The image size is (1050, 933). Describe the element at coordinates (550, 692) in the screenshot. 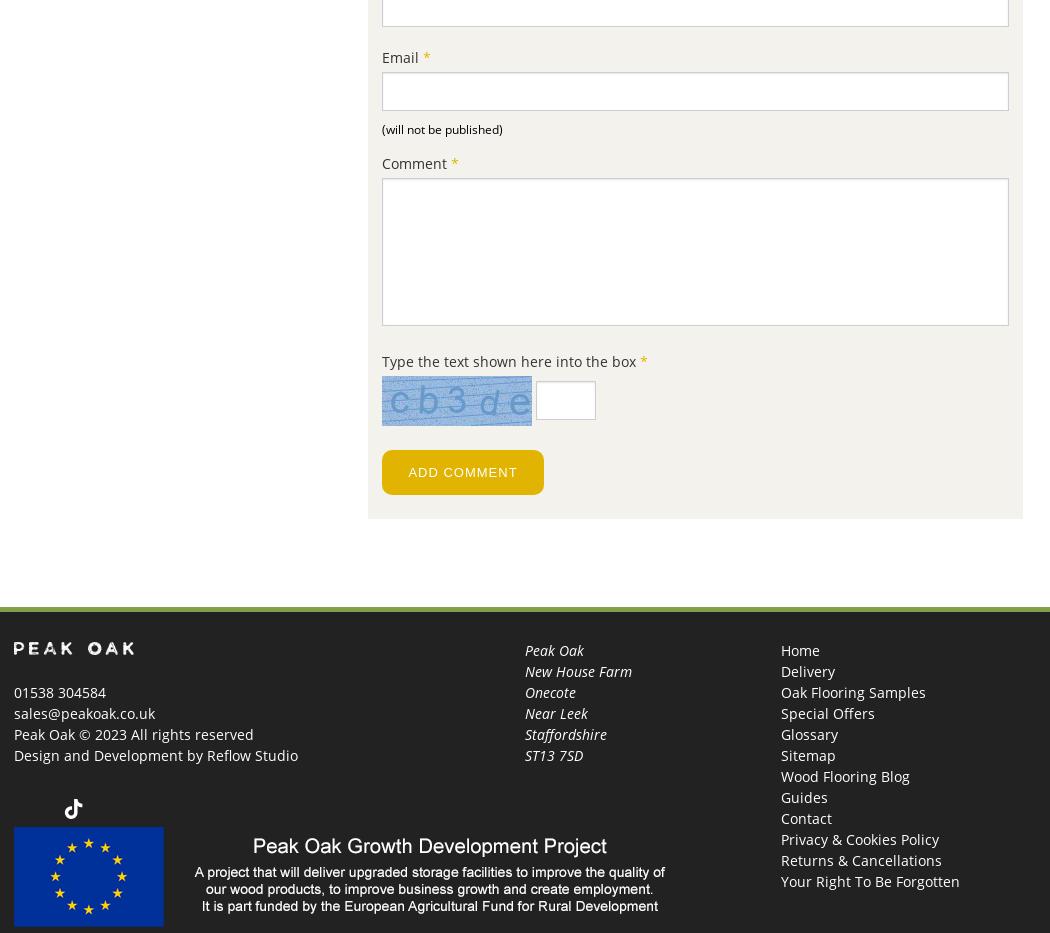

I see `'Onecote'` at that location.